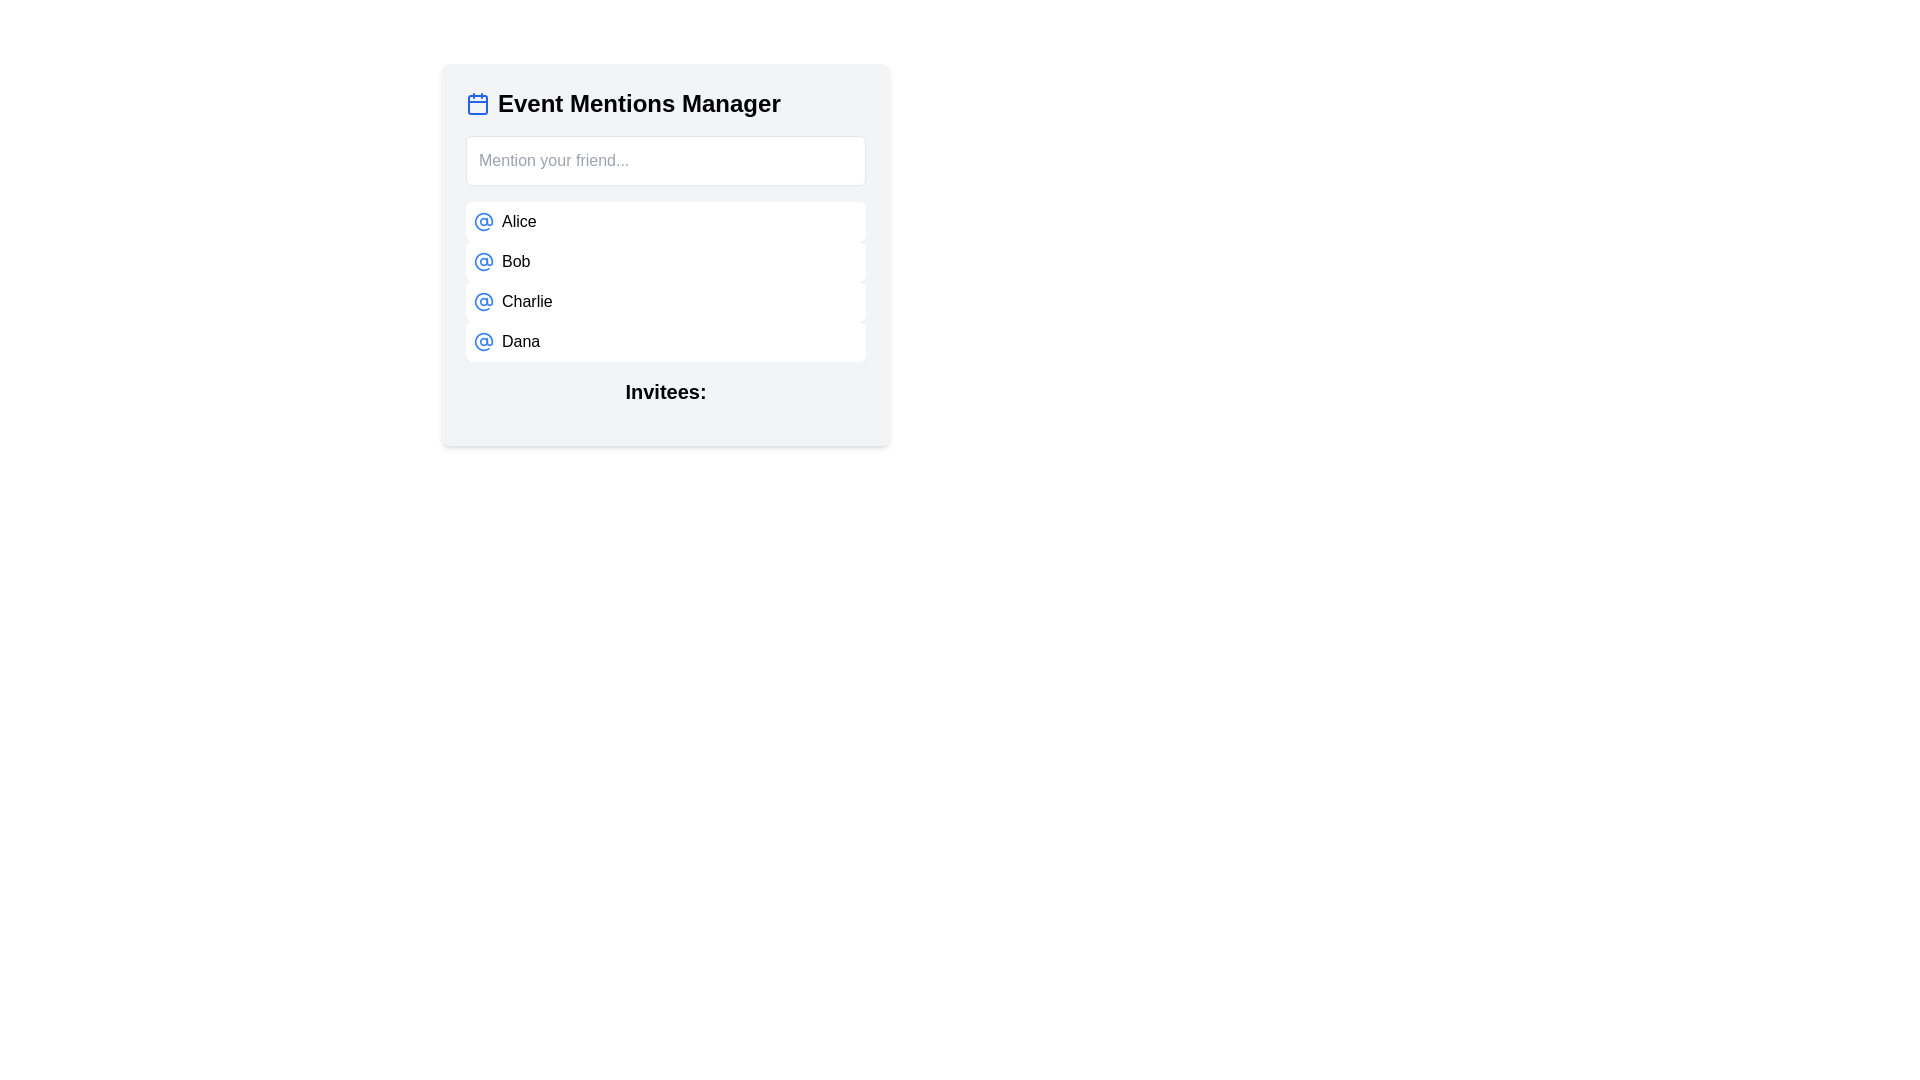 This screenshot has height=1080, width=1920. What do you see at coordinates (484, 341) in the screenshot?
I see `the '@' mention icon associated with the user named 'Dana' in the 'Event Mentions Manager' interface, positioned to the left of the text 'Dana'` at bounding box center [484, 341].